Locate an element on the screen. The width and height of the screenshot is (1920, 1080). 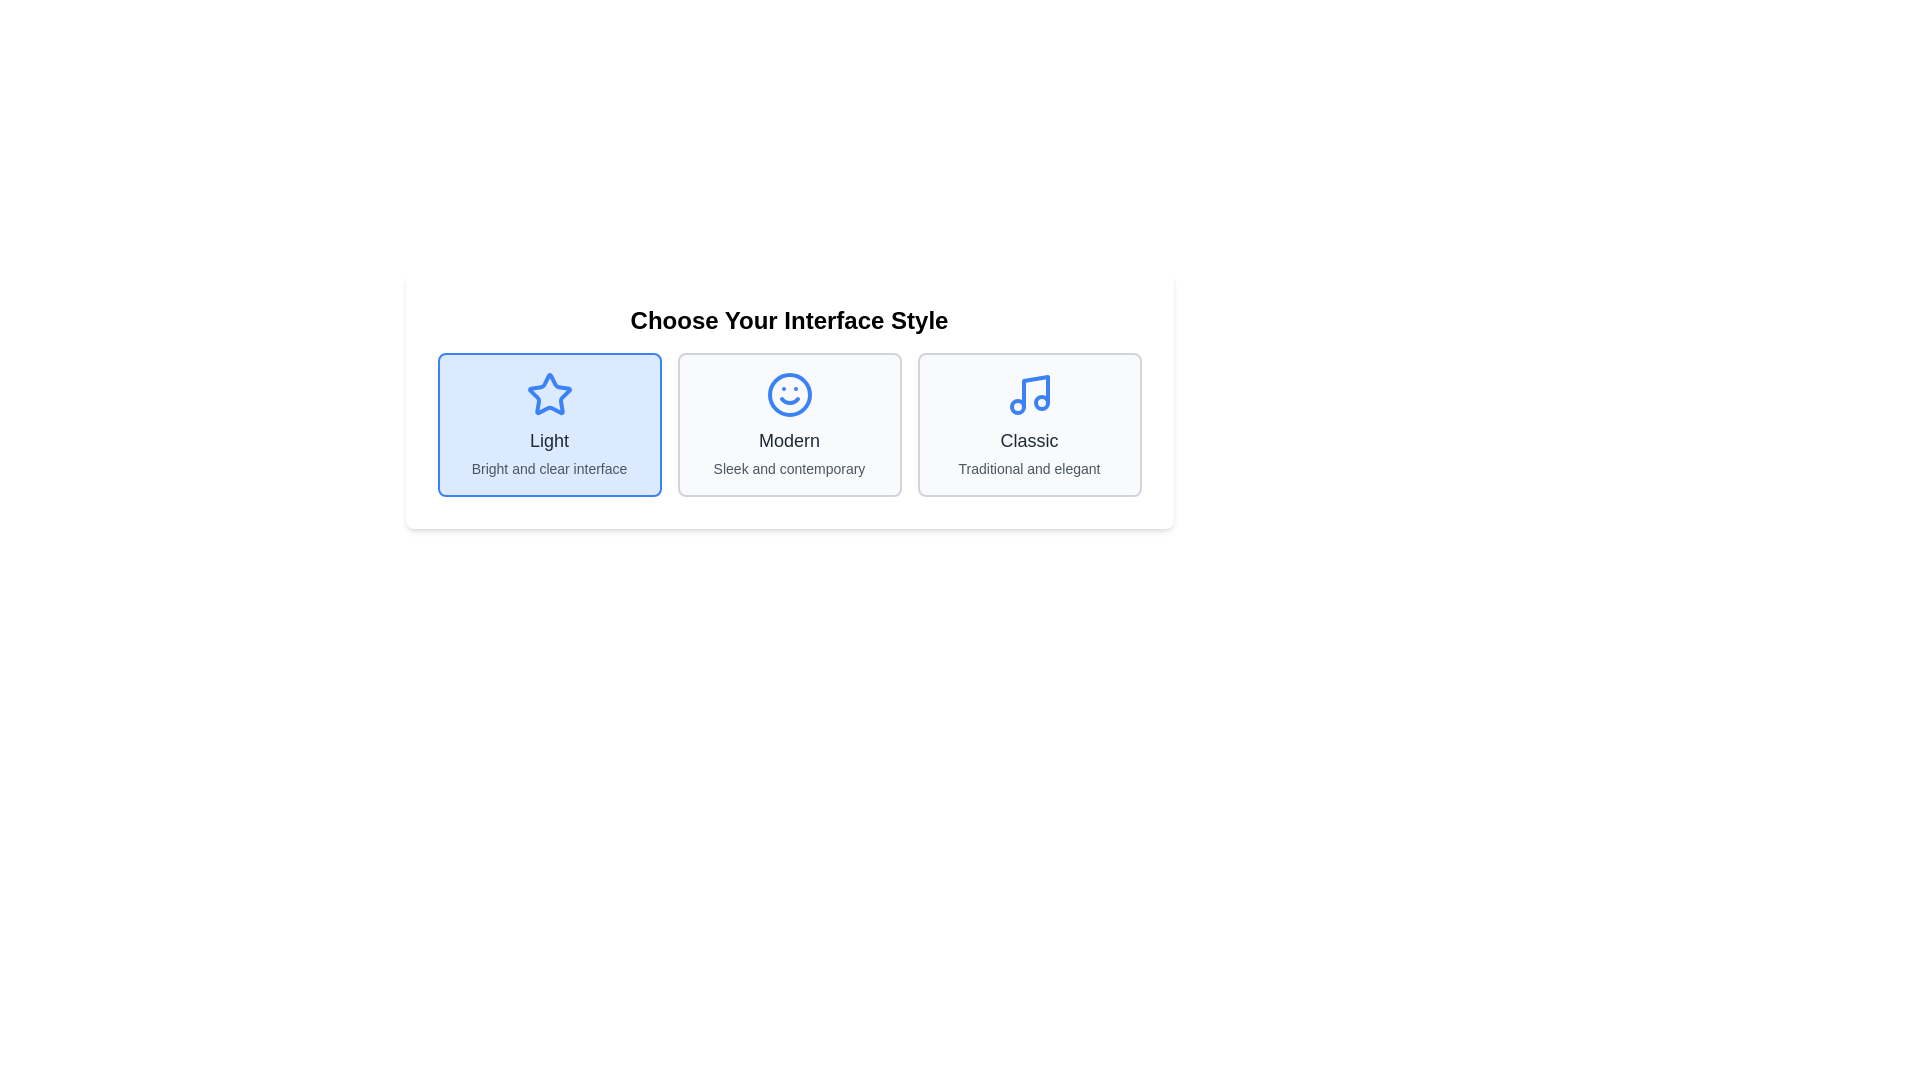
the 'Modern' selectable card element located at the center of the three-item selection interface is located at coordinates (788, 423).